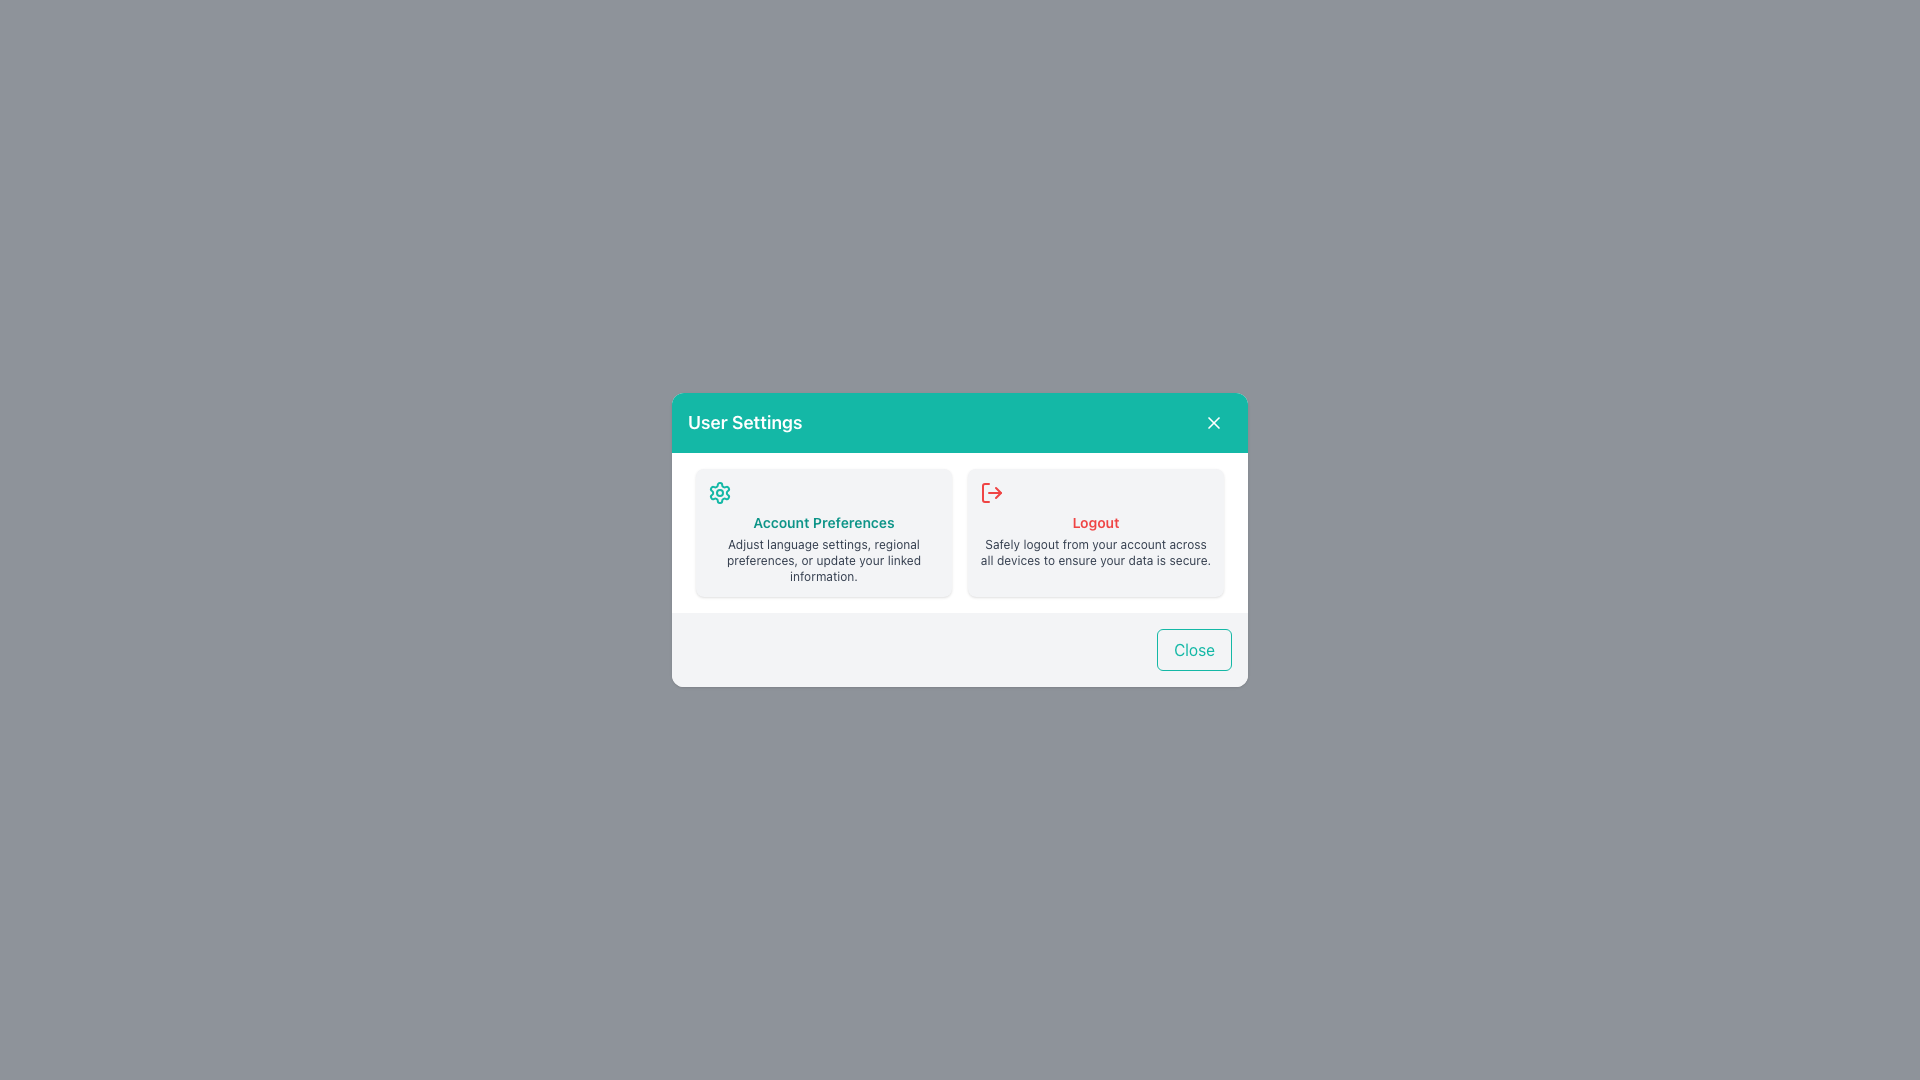  Describe the element at coordinates (1213, 422) in the screenshot. I see `the circular button with a teal background and a white 'X' icon located at the top-right corner of the 'User Settings' header to observe the background color change` at that location.